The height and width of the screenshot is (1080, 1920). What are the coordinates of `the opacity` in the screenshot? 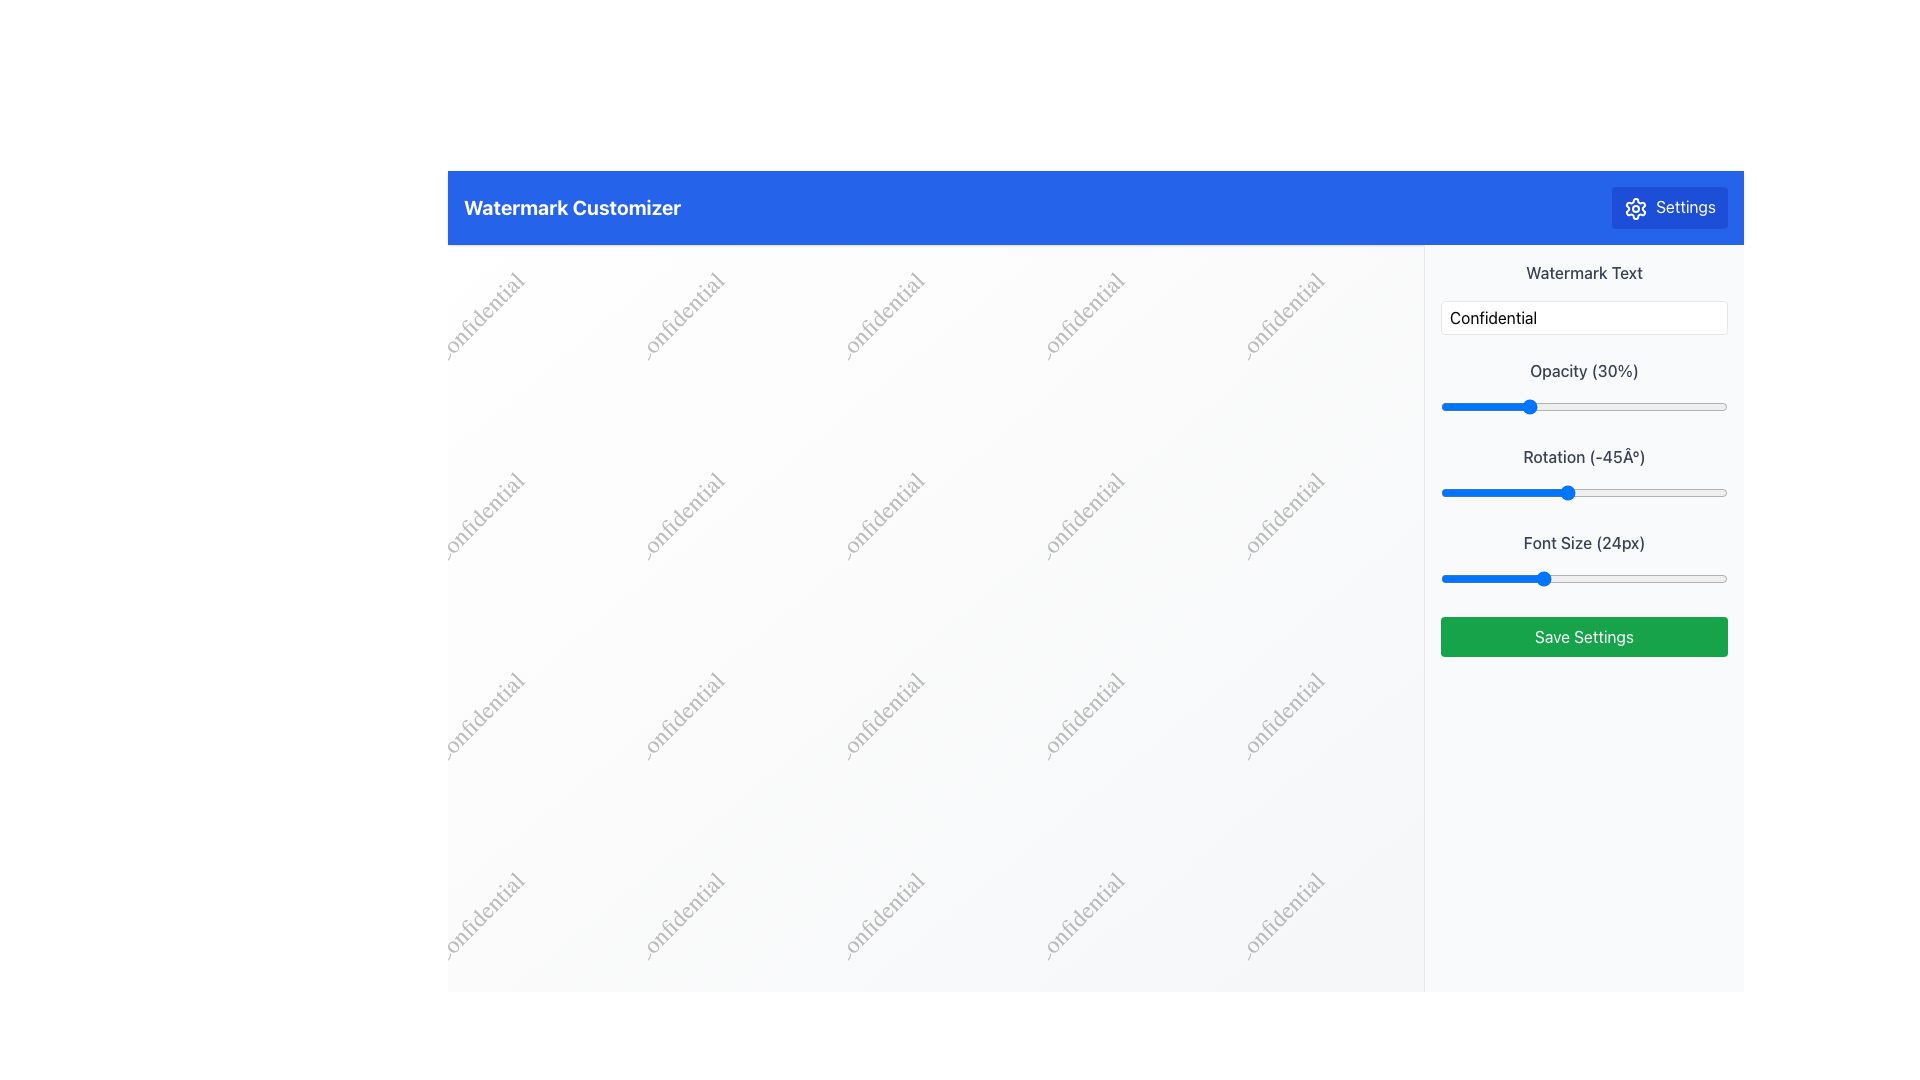 It's located at (1661, 405).